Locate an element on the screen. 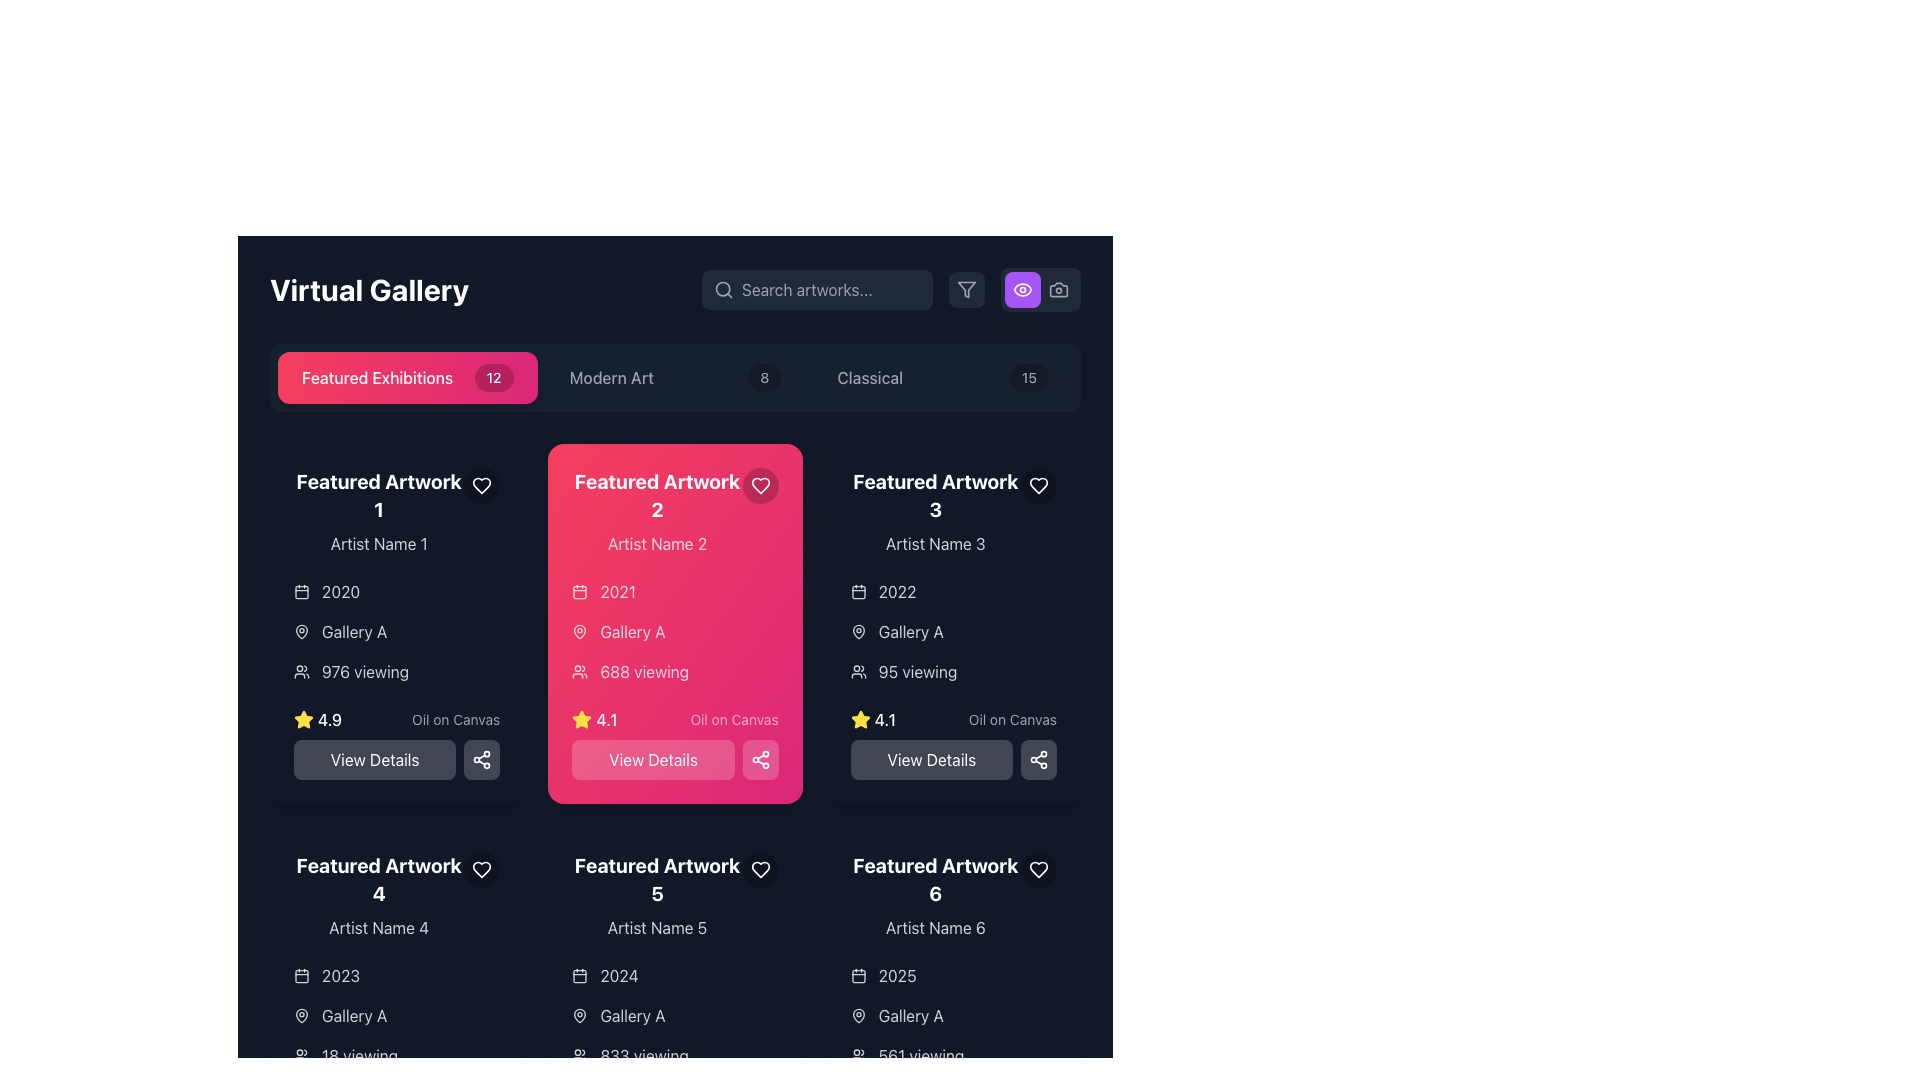  the share button with a dark background and rounded corners located at the bottom right of the card labeled 'Featured Artwork 2' is located at coordinates (482, 759).